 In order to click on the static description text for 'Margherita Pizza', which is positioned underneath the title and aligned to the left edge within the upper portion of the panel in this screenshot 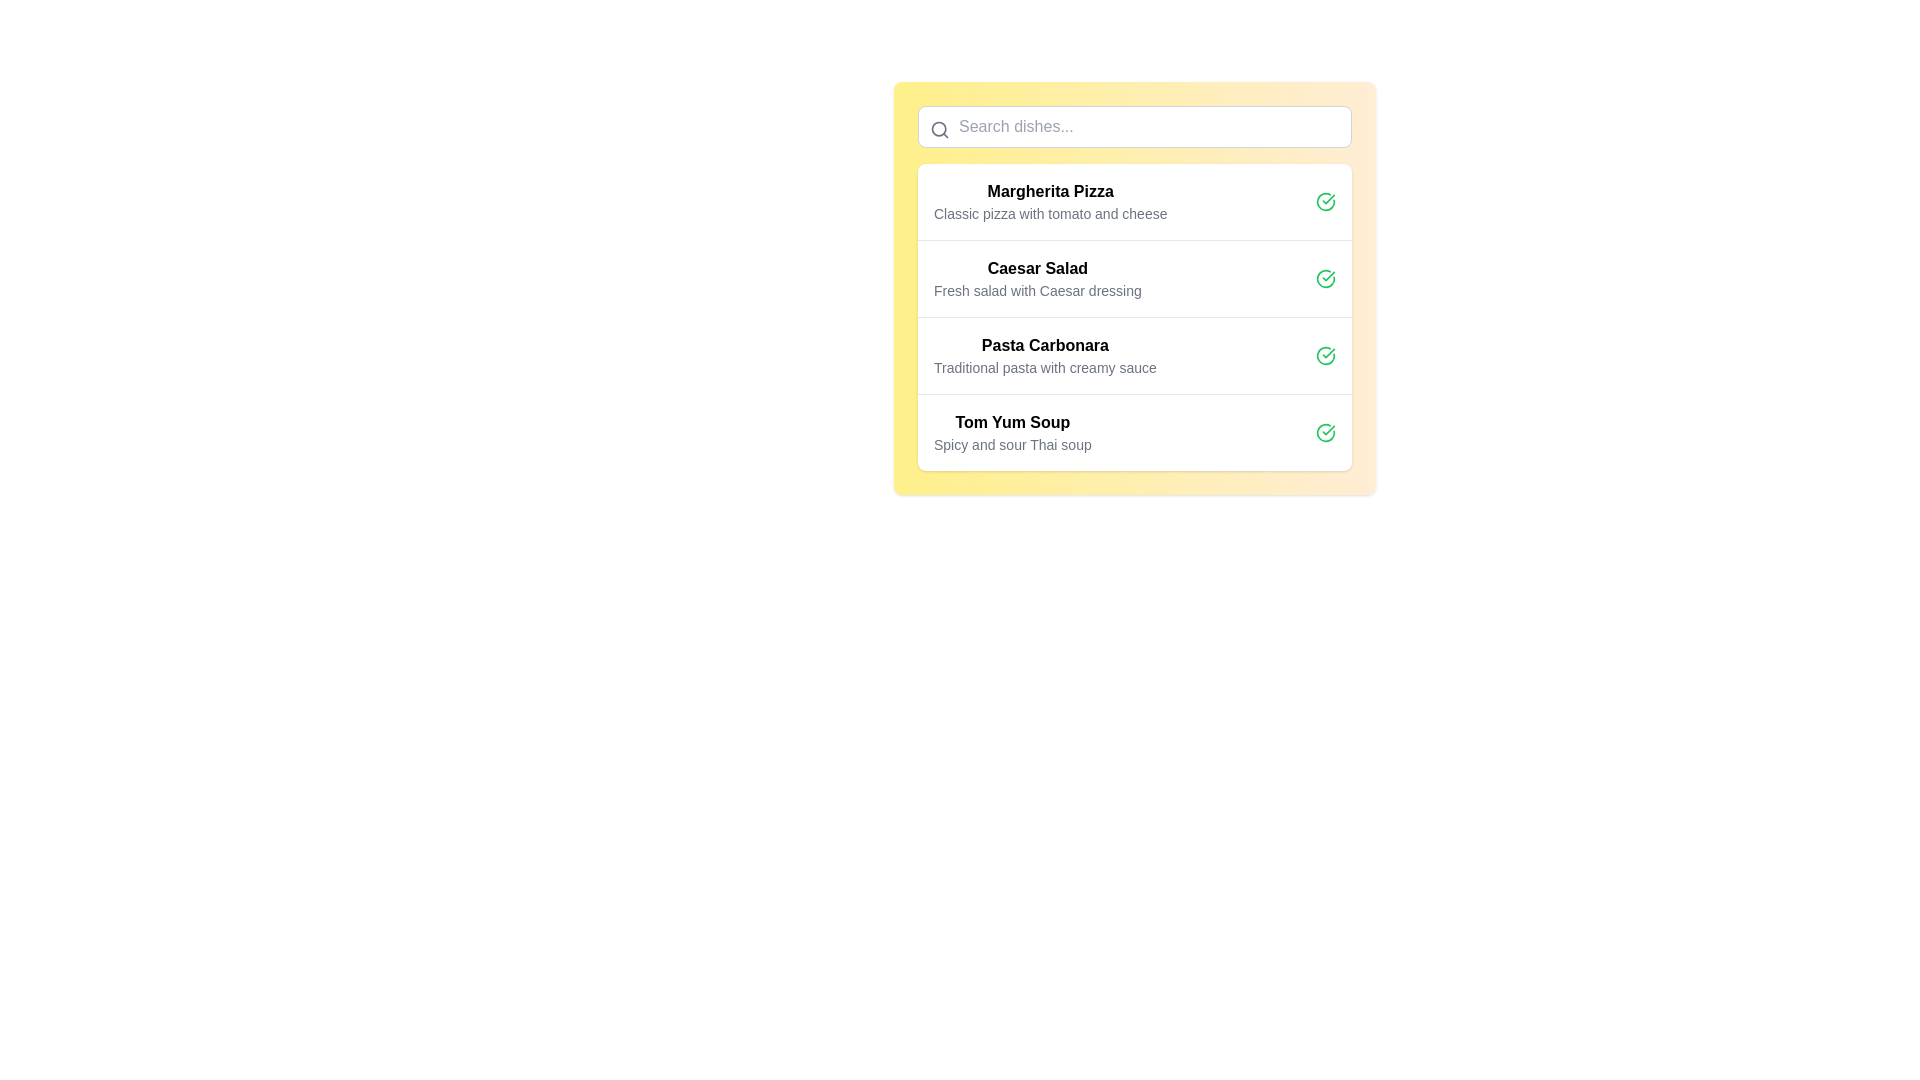, I will do `click(1049, 213)`.